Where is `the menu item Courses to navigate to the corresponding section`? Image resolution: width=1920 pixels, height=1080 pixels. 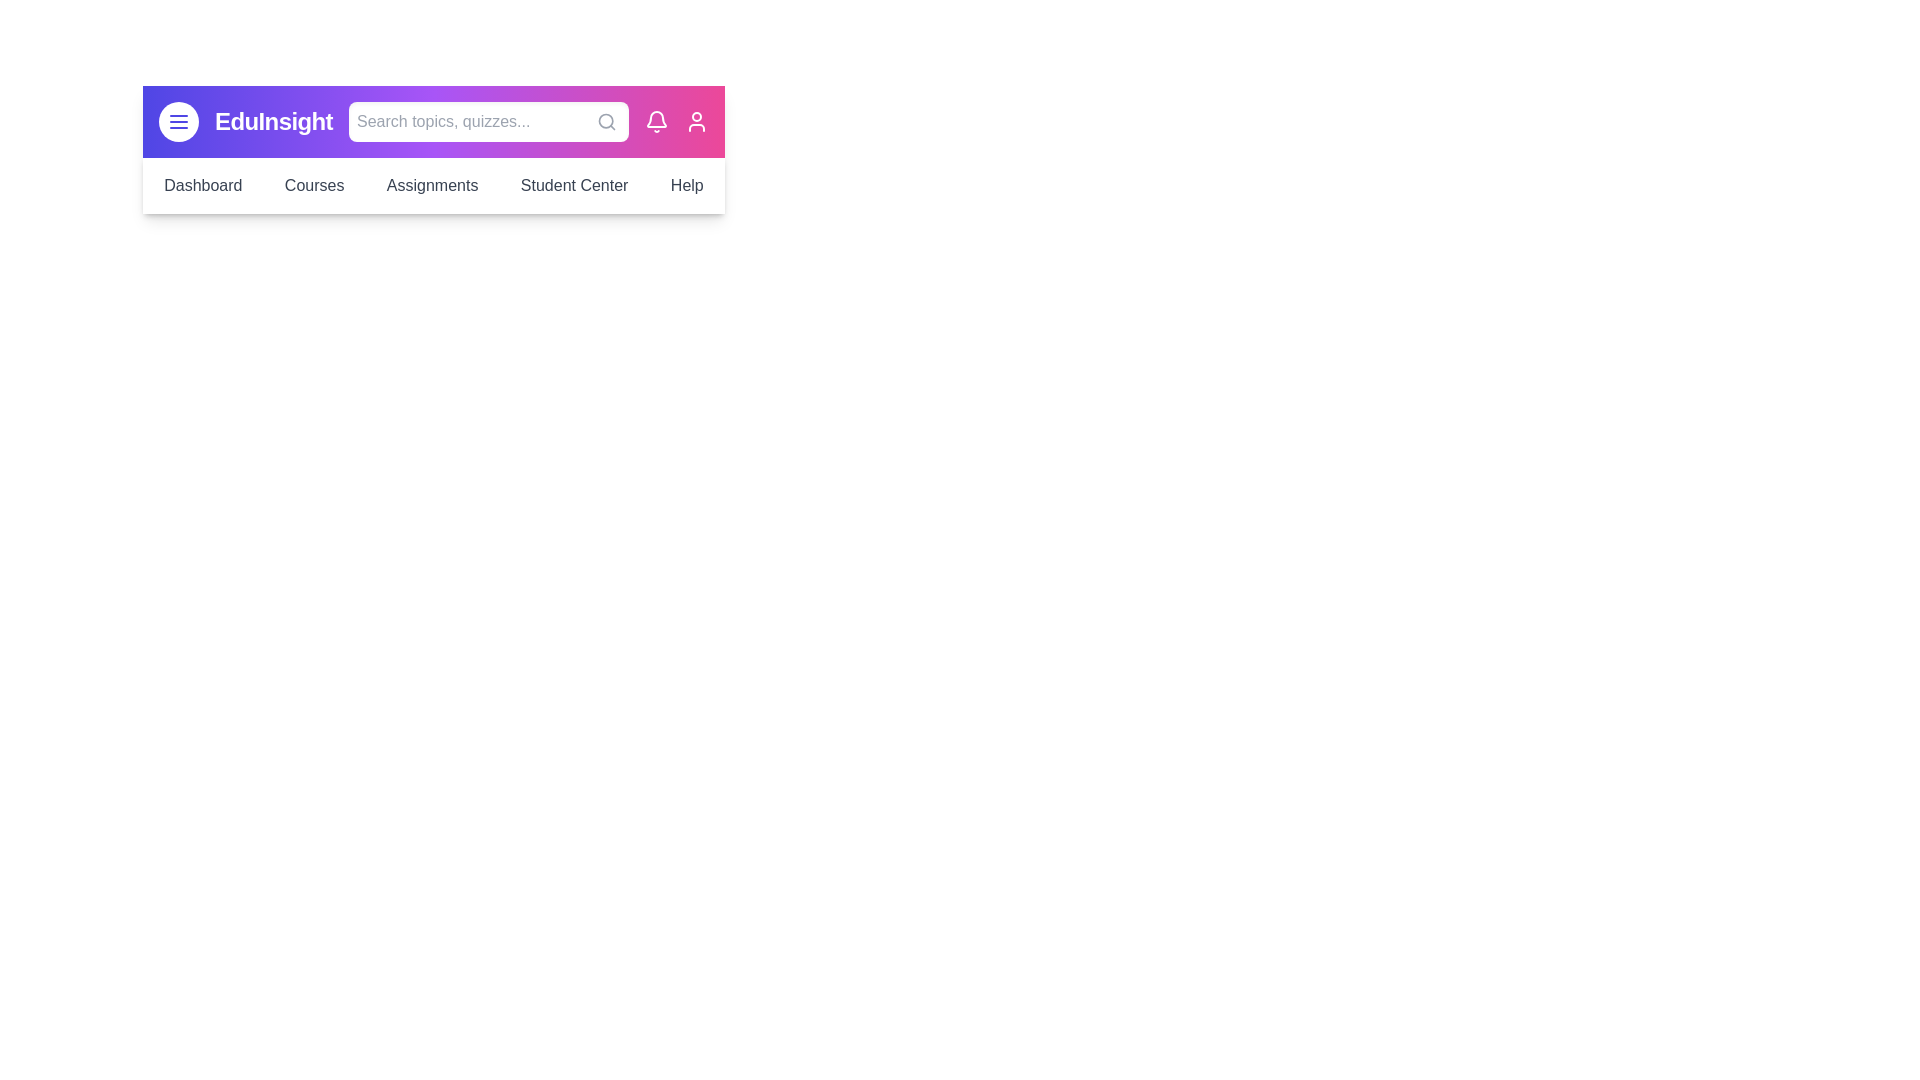 the menu item Courses to navigate to the corresponding section is located at coordinates (312, 185).